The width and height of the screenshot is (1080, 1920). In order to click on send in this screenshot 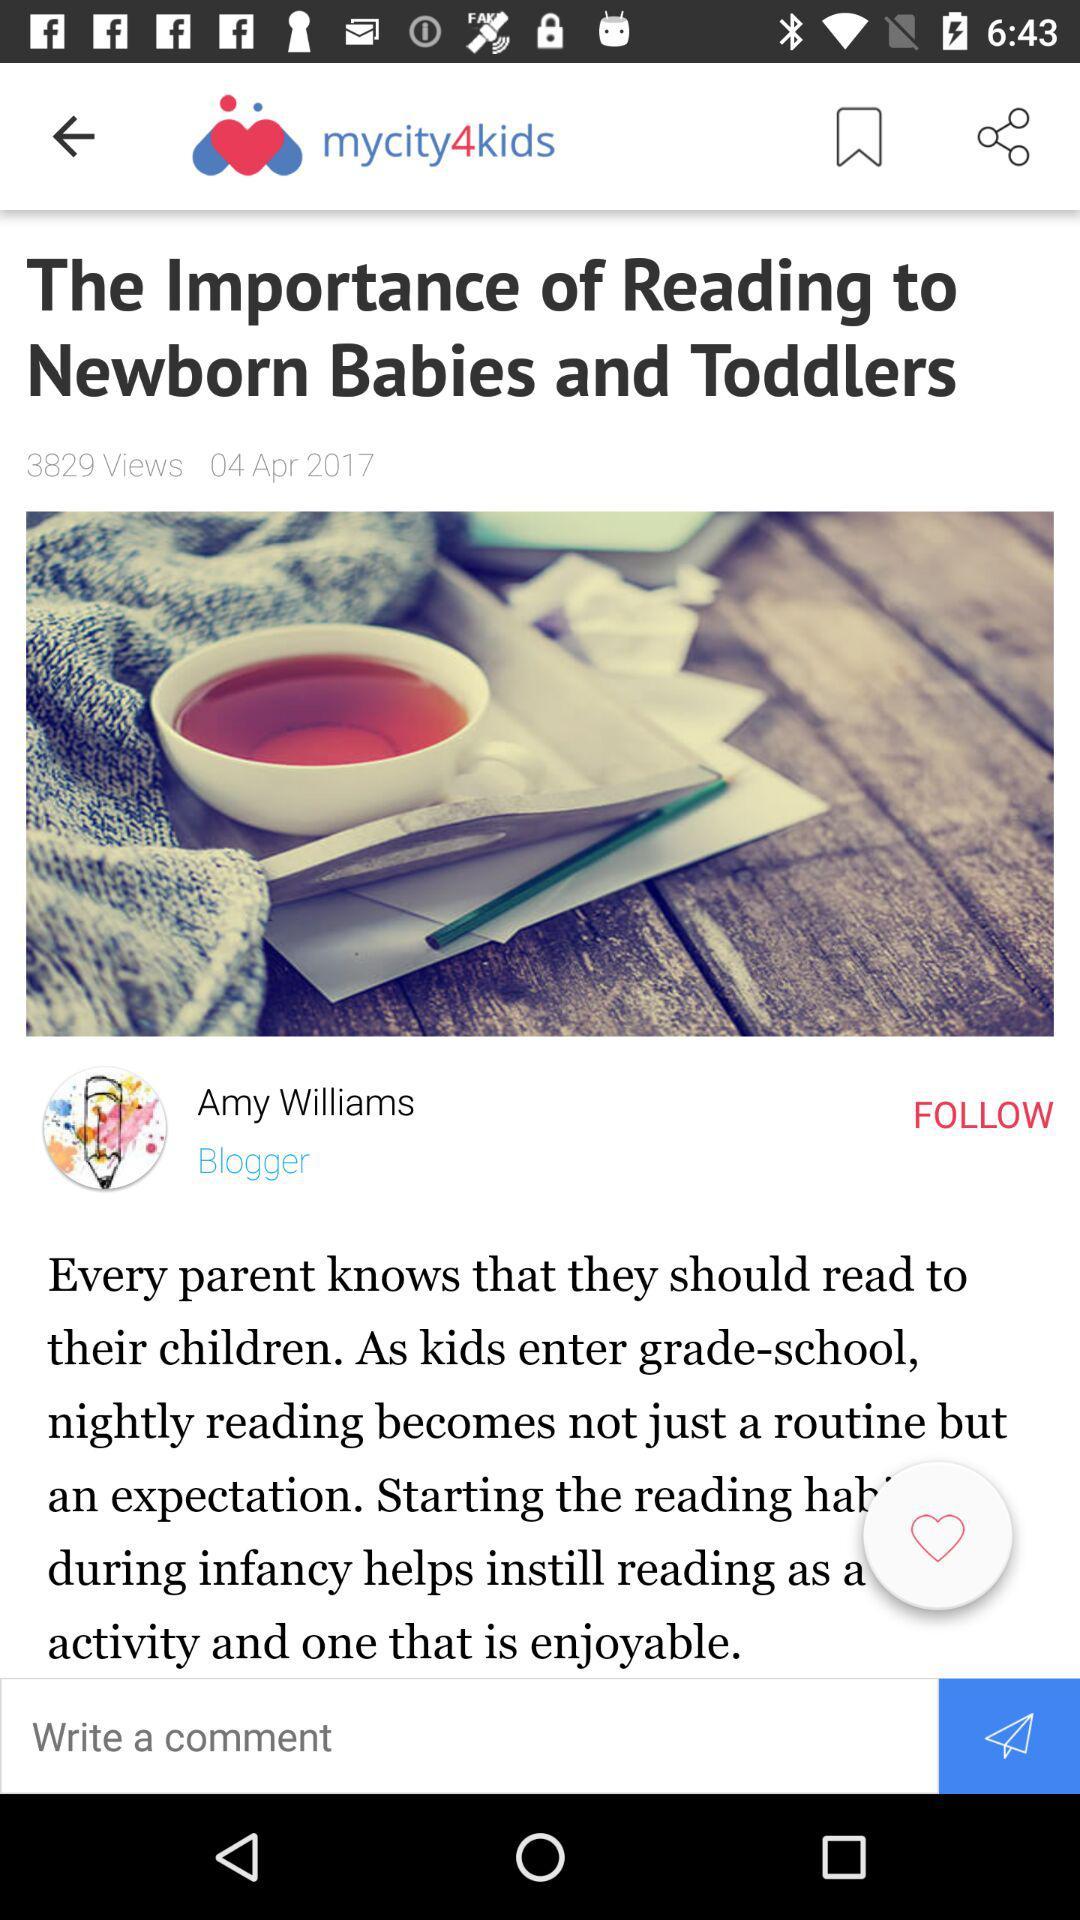, I will do `click(1009, 1734)`.